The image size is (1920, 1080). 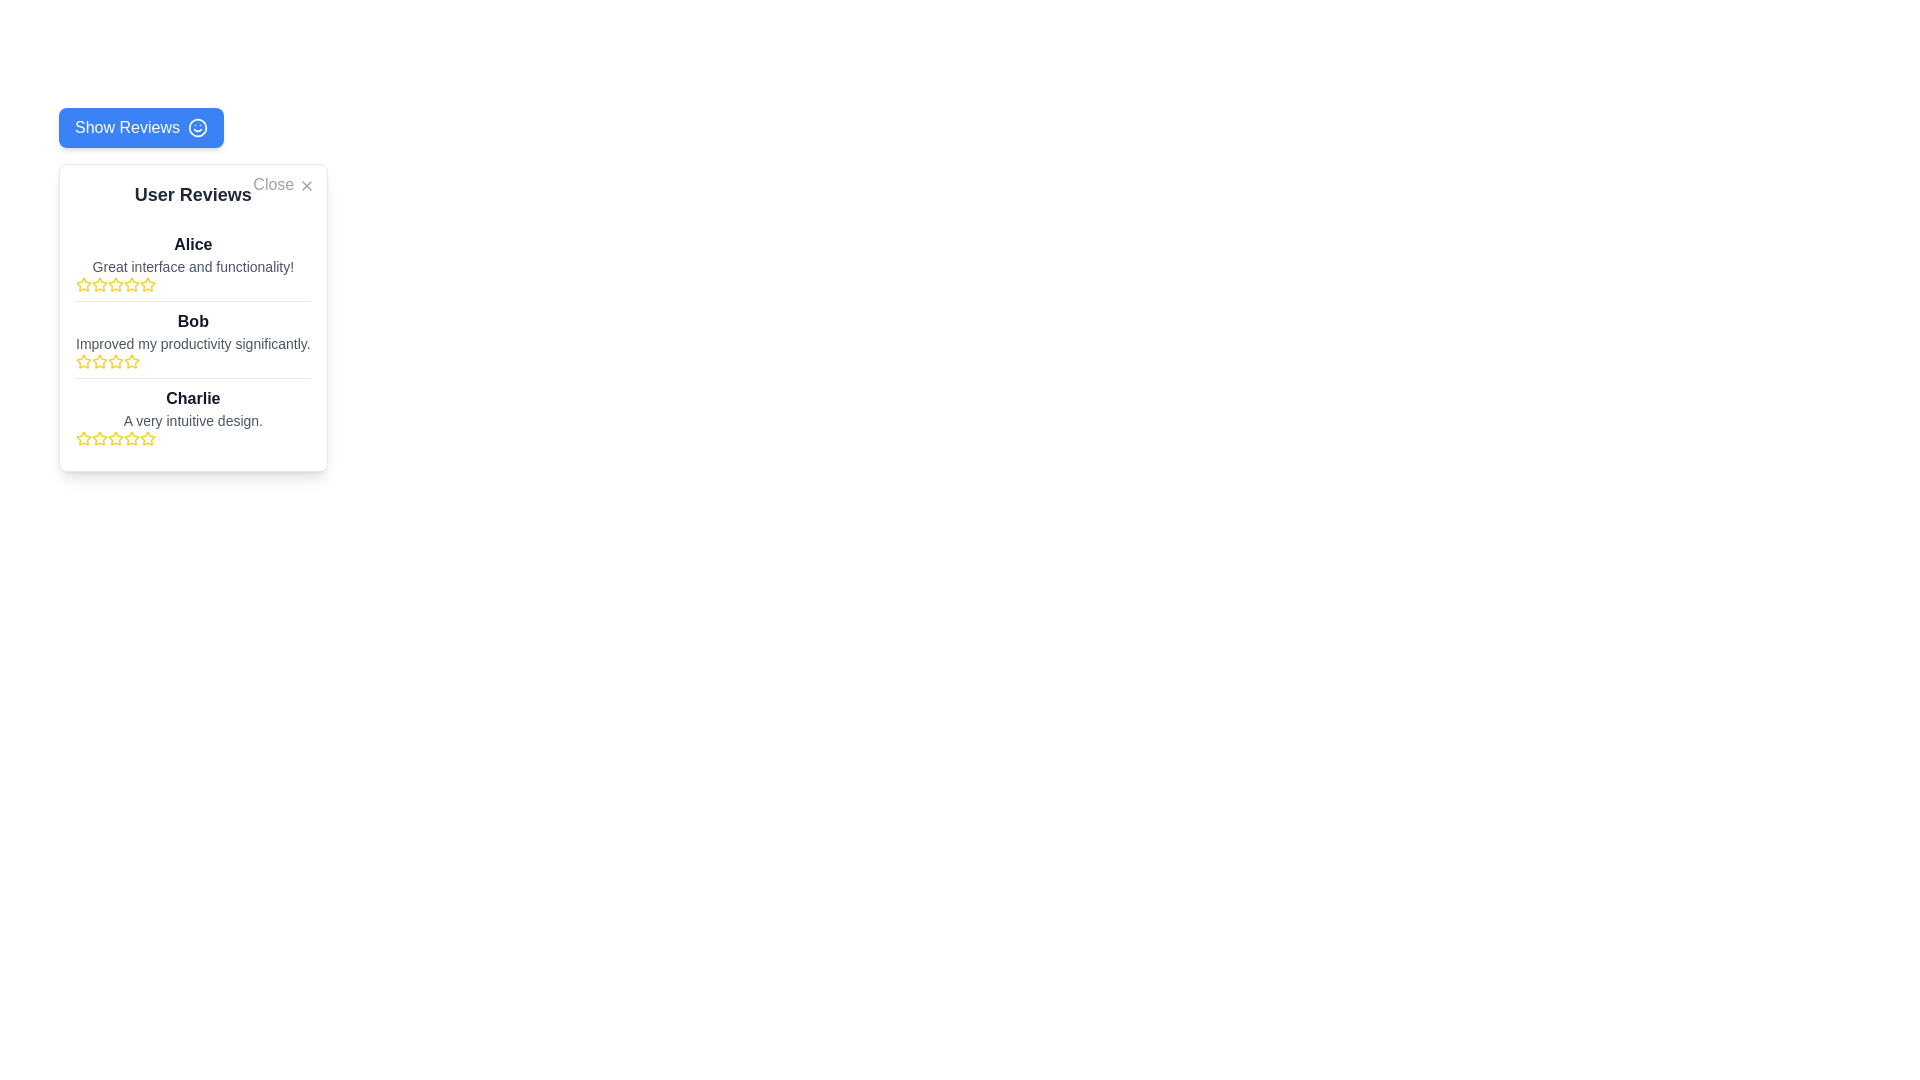 What do you see at coordinates (114, 361) in the screenshot?
I see `the second star icon in the star rating system for the review titled 'Bob', which visually represents part of the rating scale` at bounding box center [114, 361].